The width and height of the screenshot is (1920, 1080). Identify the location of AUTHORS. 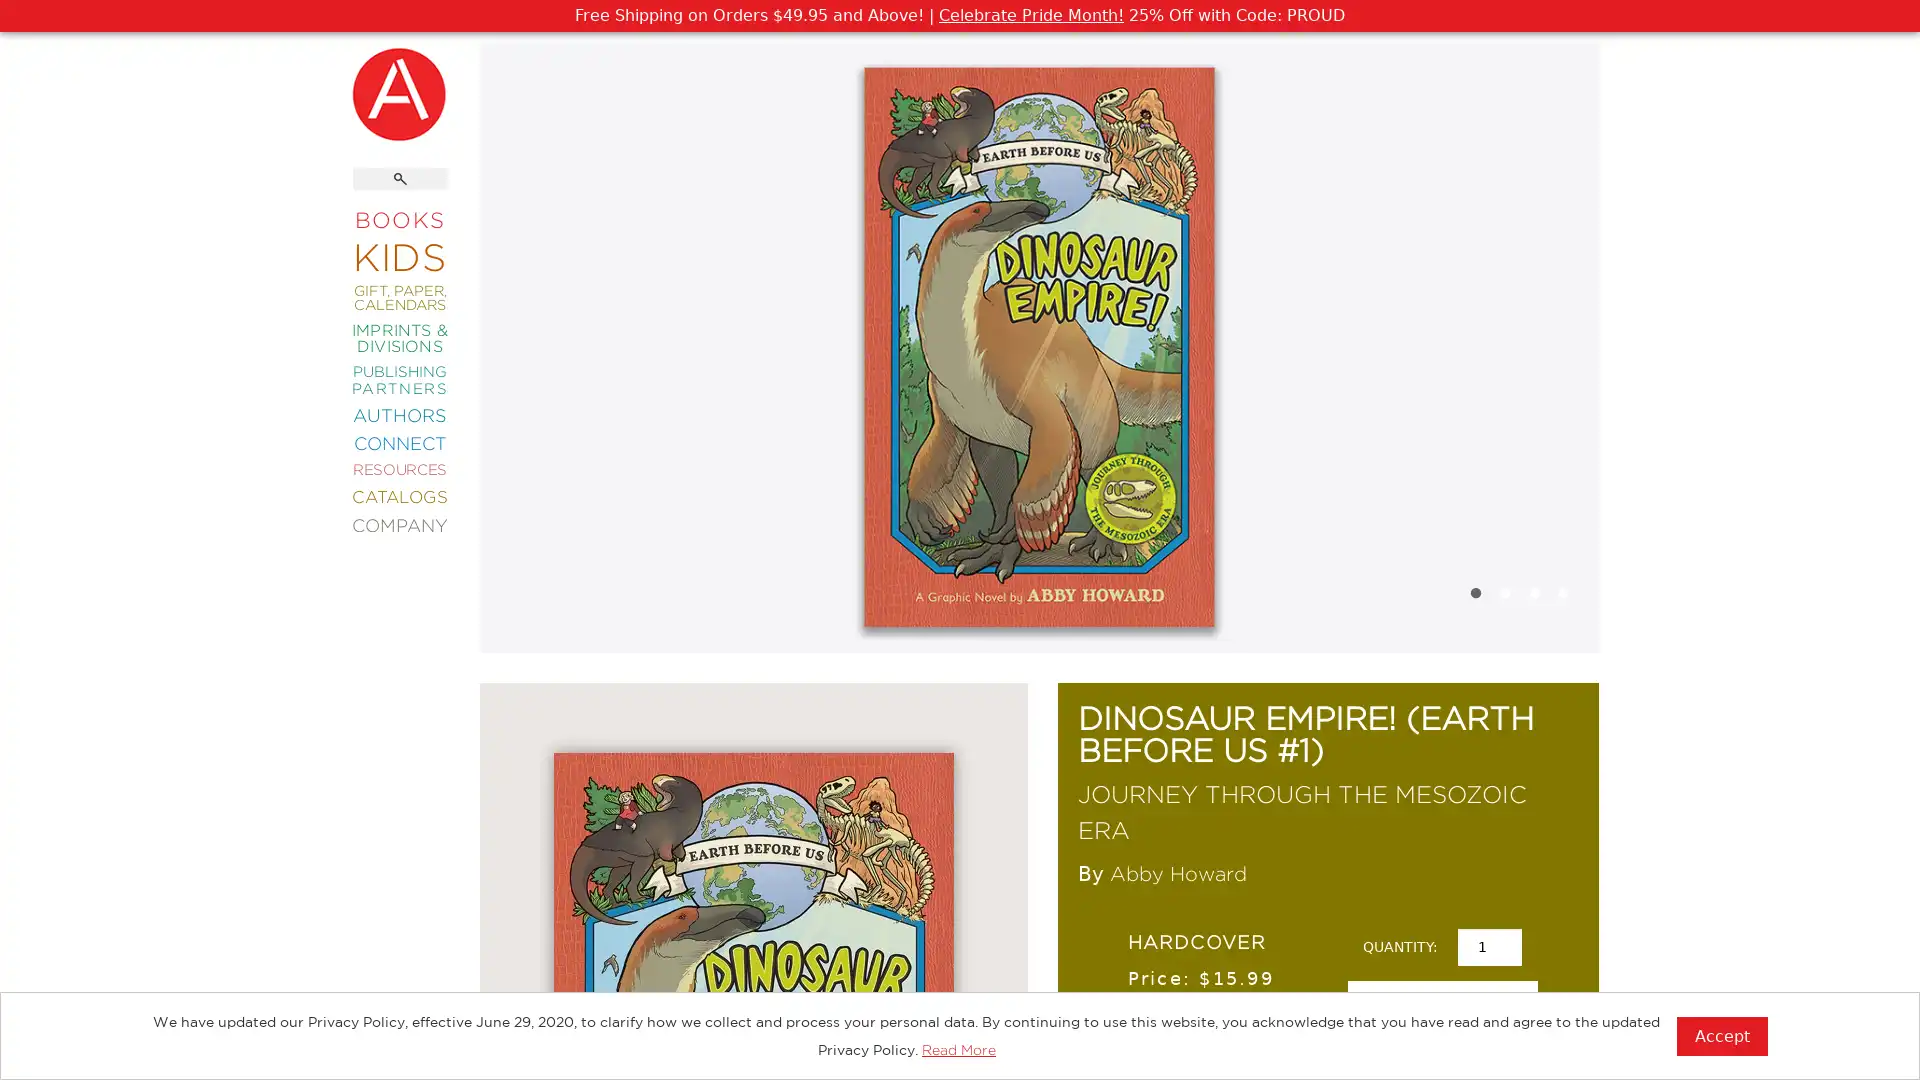
(399, 413).